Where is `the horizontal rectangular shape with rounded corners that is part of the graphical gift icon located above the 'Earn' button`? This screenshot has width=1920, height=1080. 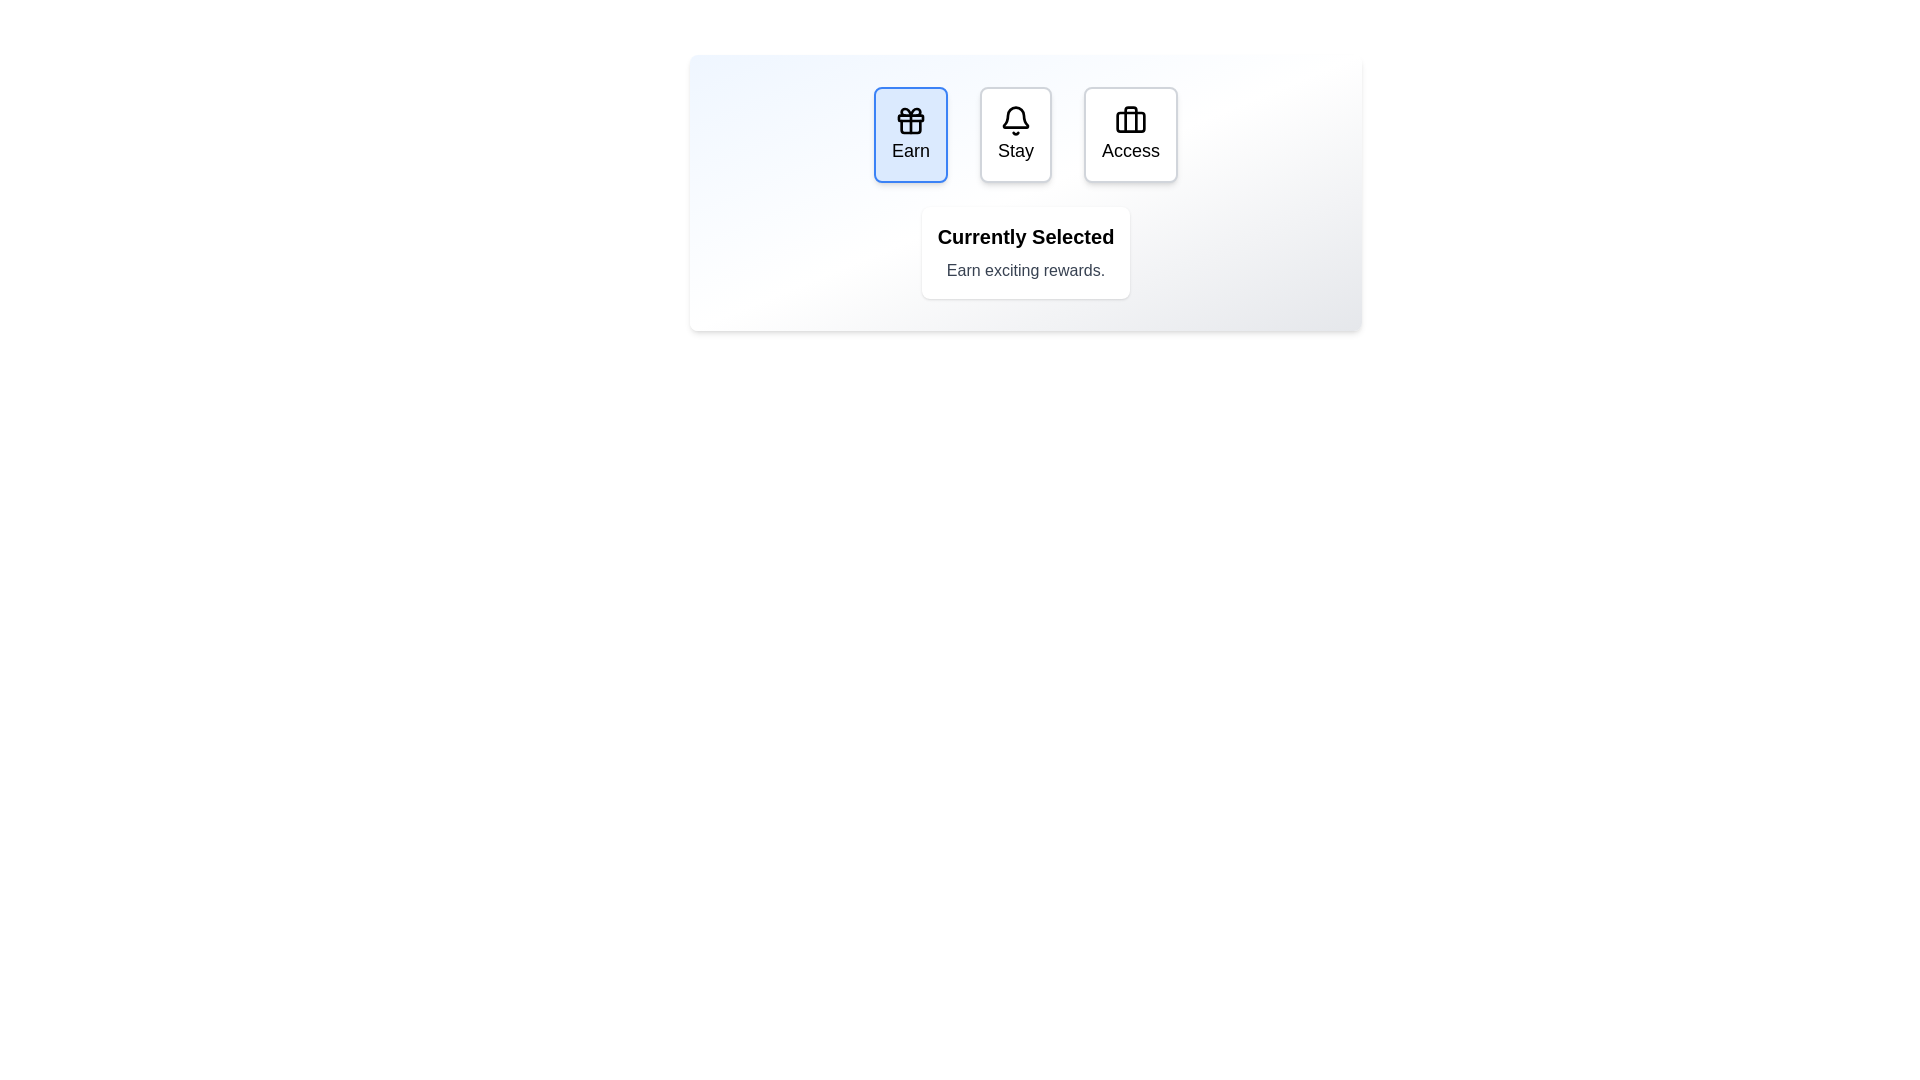
the horizontal rectangular shape with rounded corners that is part of the graphical gift icon located above the 'Earn' button is located at coordinates (910, 118).